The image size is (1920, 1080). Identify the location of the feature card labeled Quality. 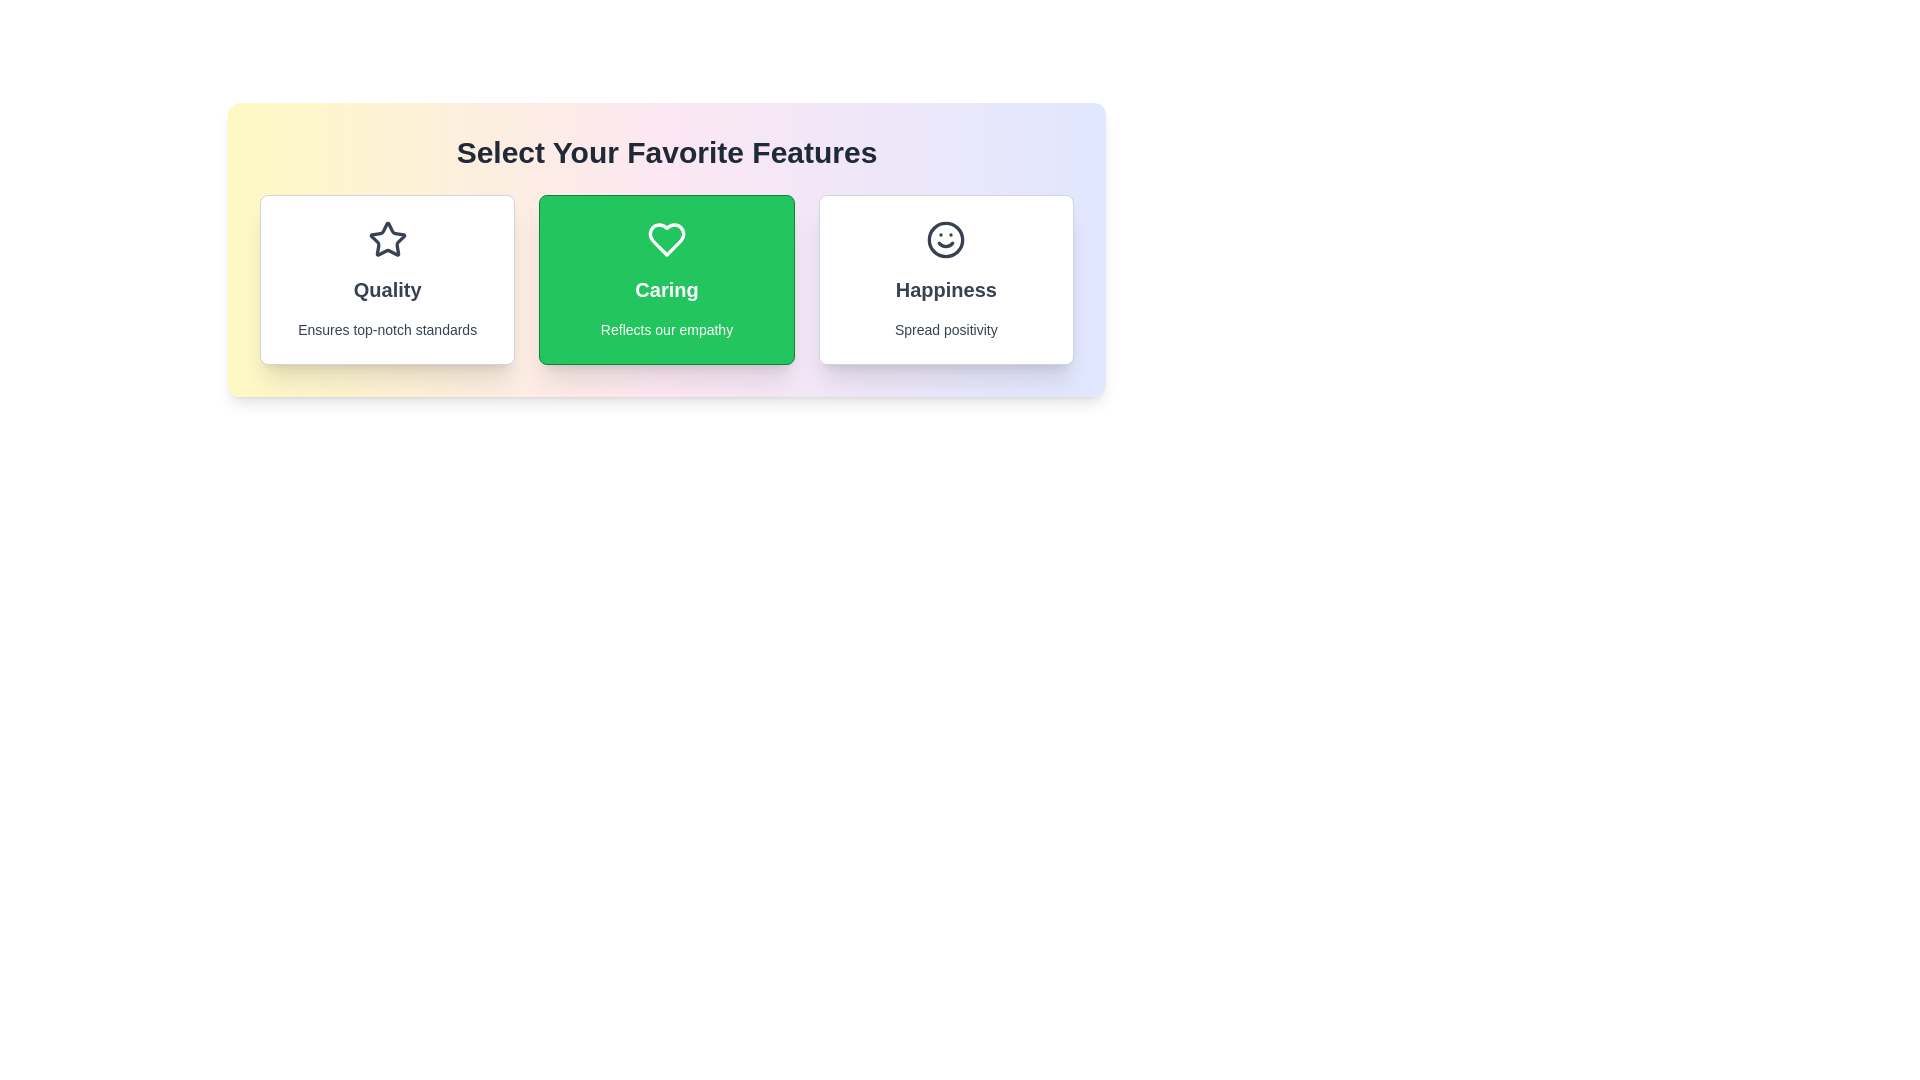
(387, 280).